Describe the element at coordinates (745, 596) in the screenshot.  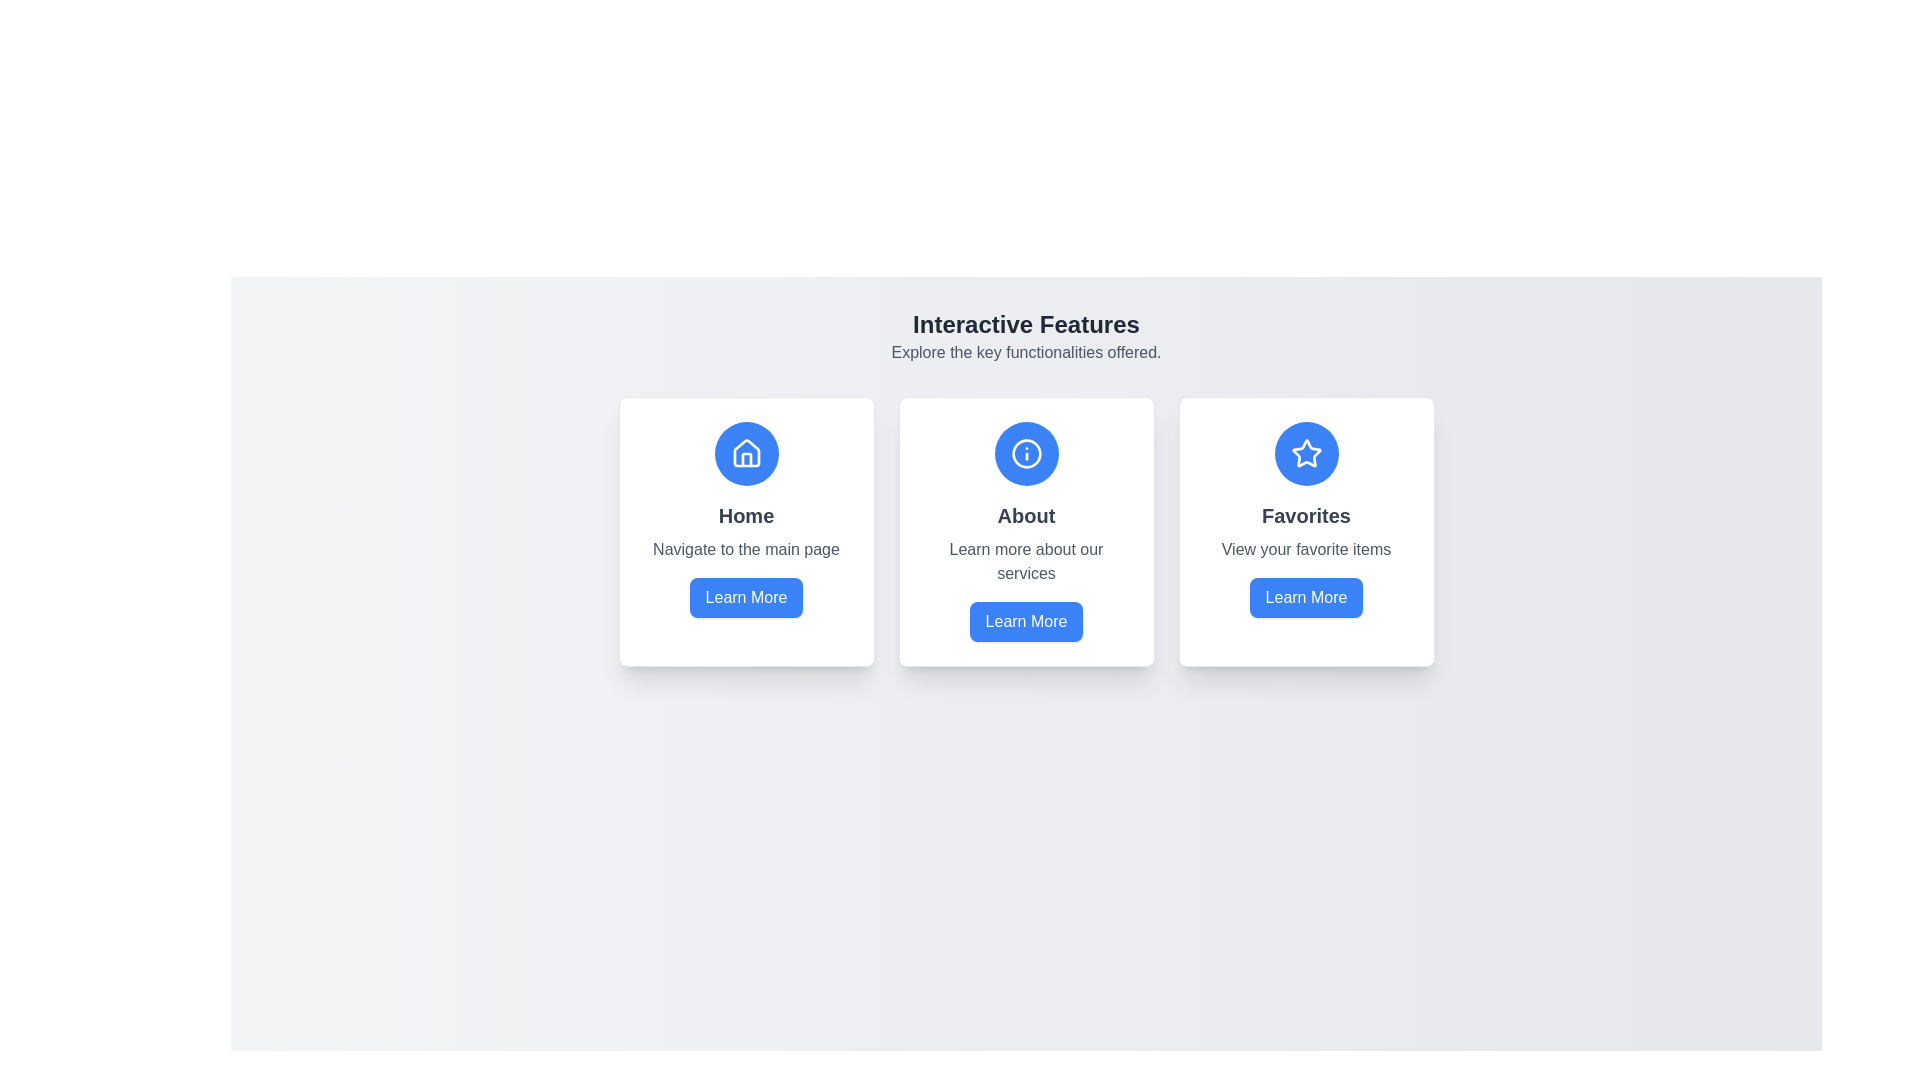
I see `the button located at the bottom of the 'Home' card, below the text 'Navigate to the main page', to observe visual feedback` at that location.